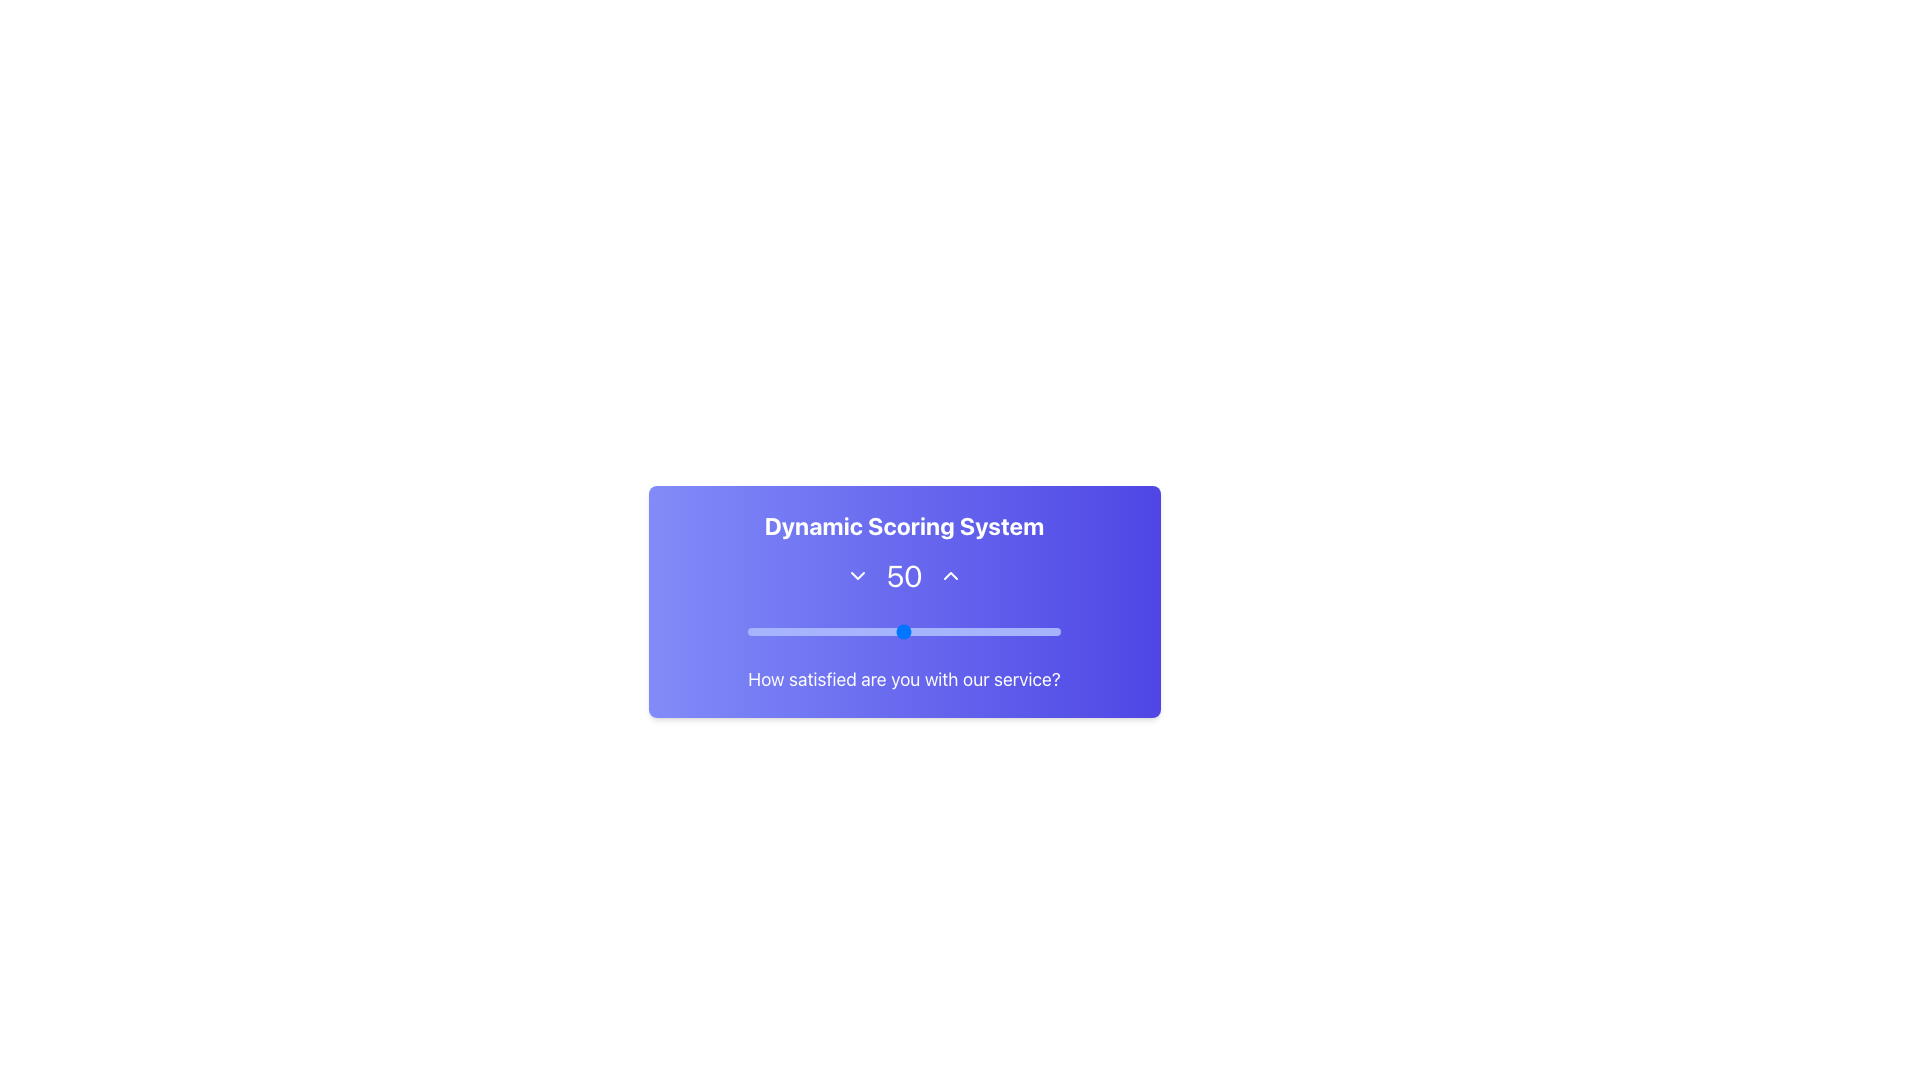 Image resolution: width=1920 pixels, height=1080 pixels. I want to click on the slider, so click(870, 627).